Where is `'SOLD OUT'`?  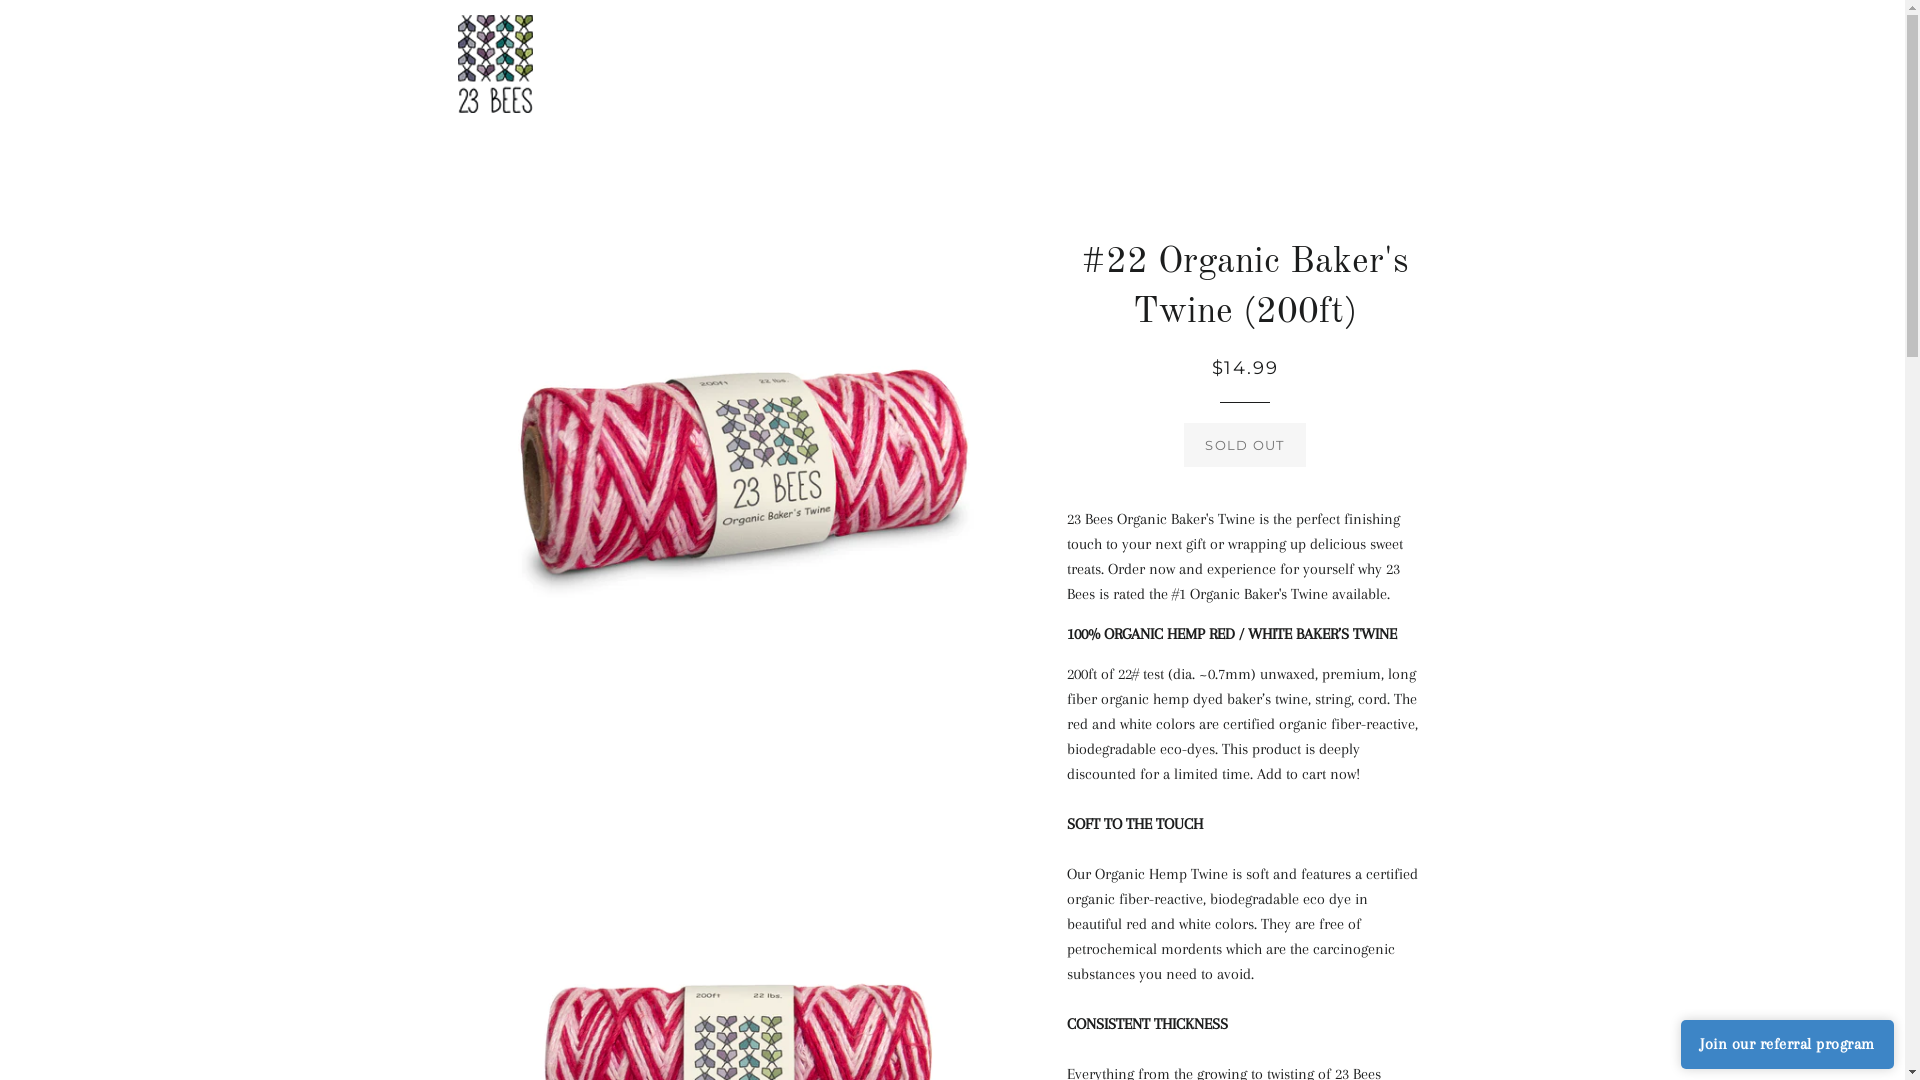 'SOLD OUT' is located at coordinates (1243, 443).